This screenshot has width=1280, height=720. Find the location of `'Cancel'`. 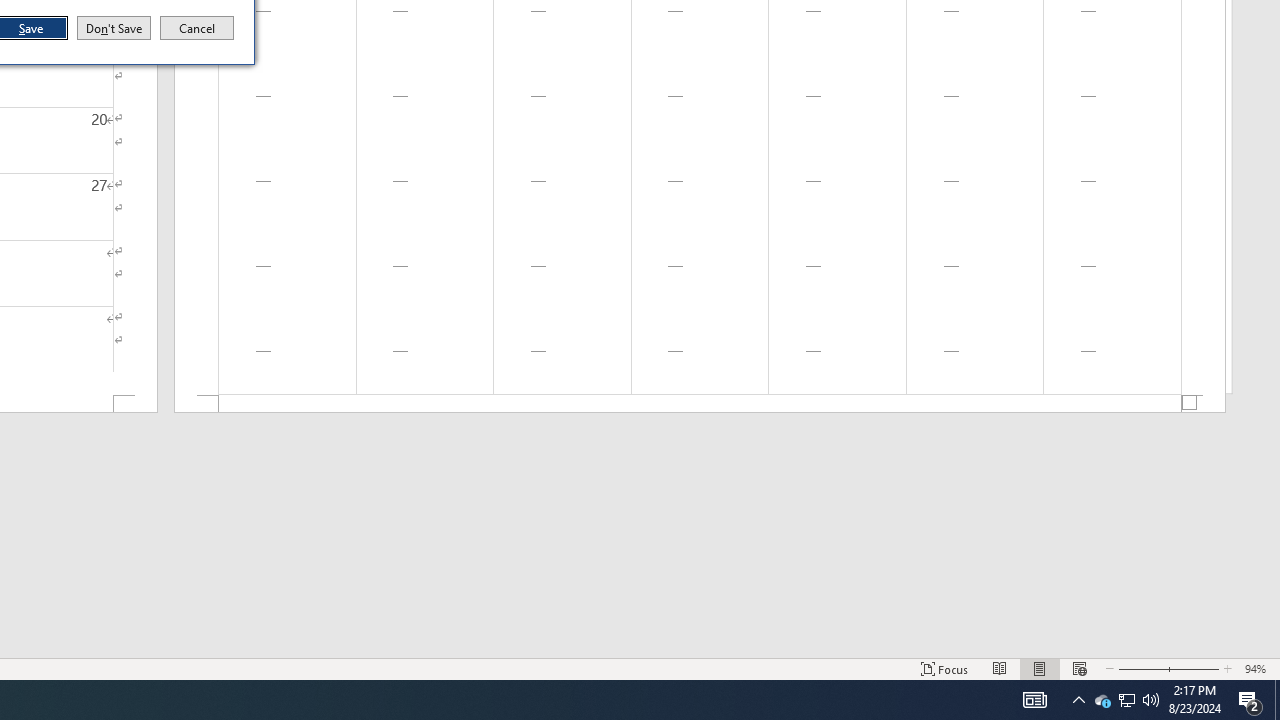

'Cancel' is located at coordinates (197, 28).